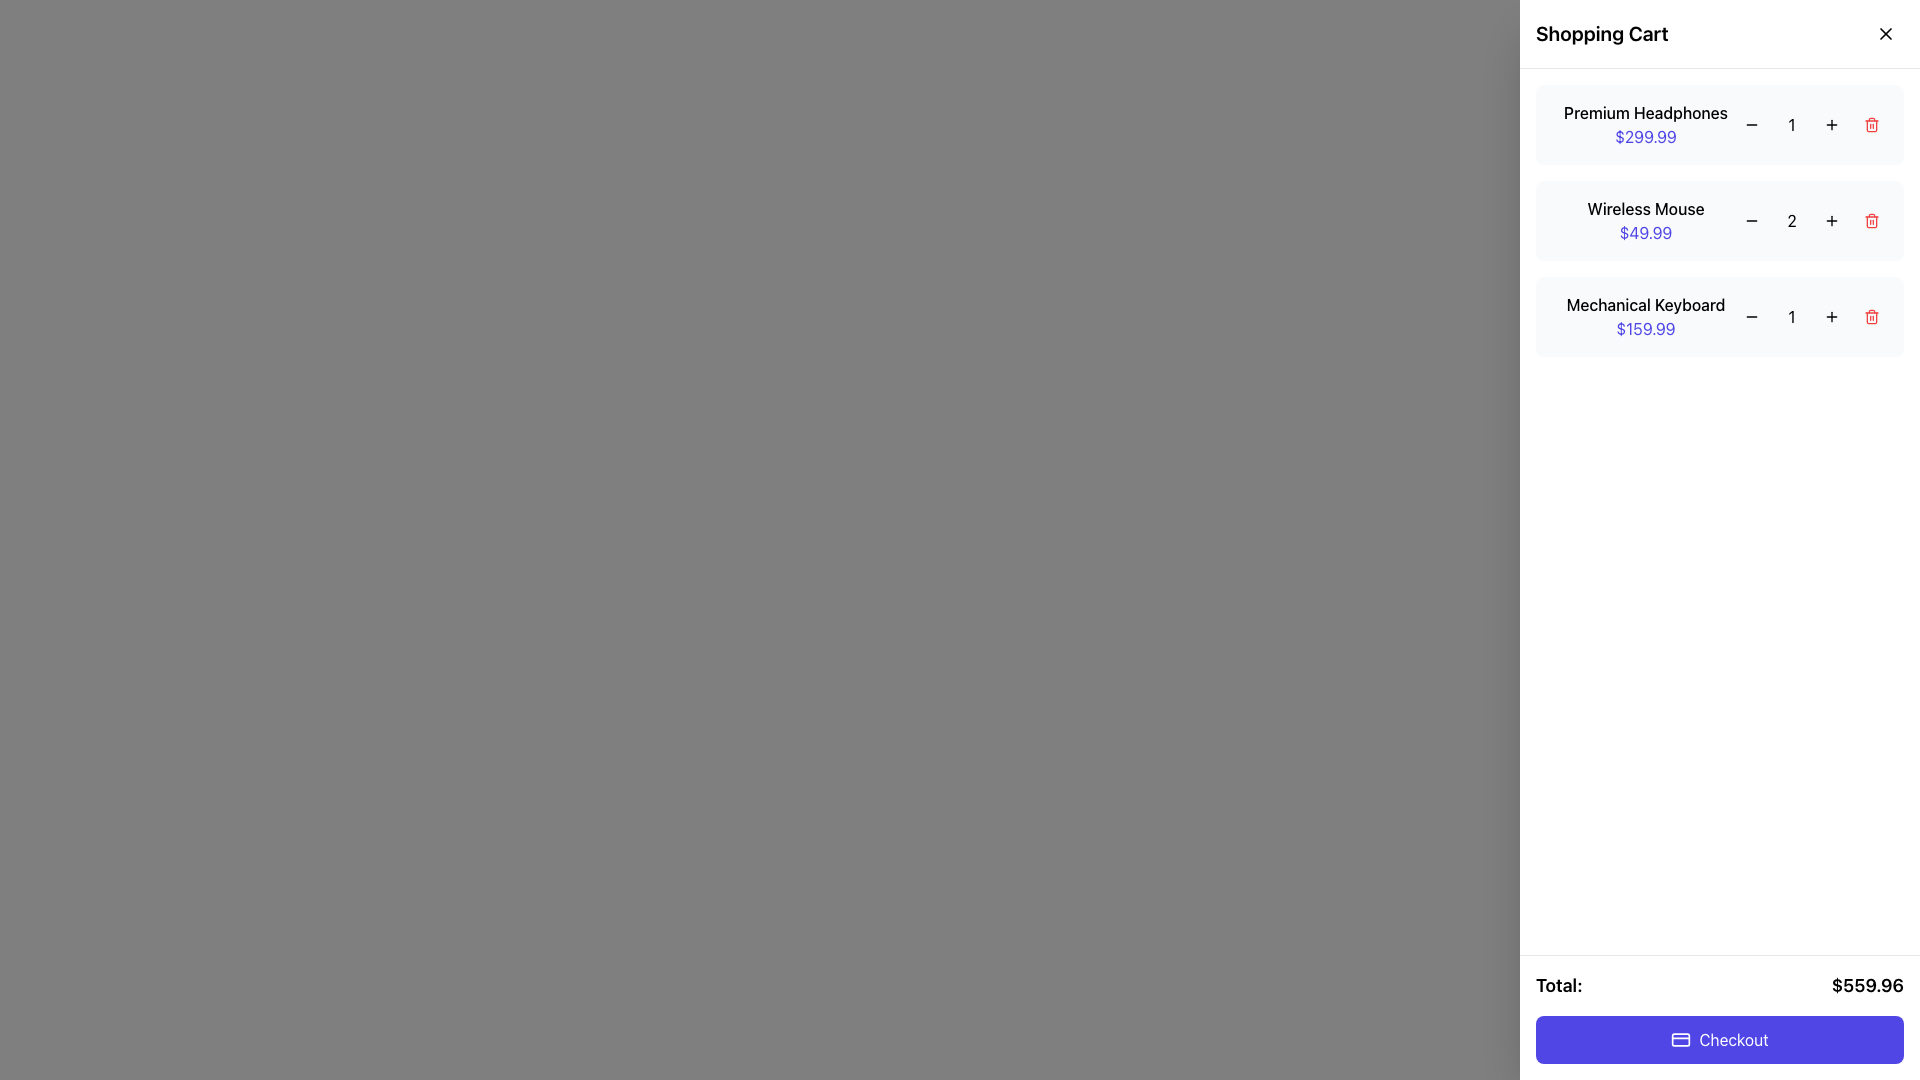 The height and width of the screenshot is (1080, 1920). What do you see at coordinates (1832, 220) in the screenshot?
I see `the button to increase the quantity of the 'Wireless Mouse' item in the shopping cart, located between the quantity selector and the trash can icon` at bounding box center [1832, 220].